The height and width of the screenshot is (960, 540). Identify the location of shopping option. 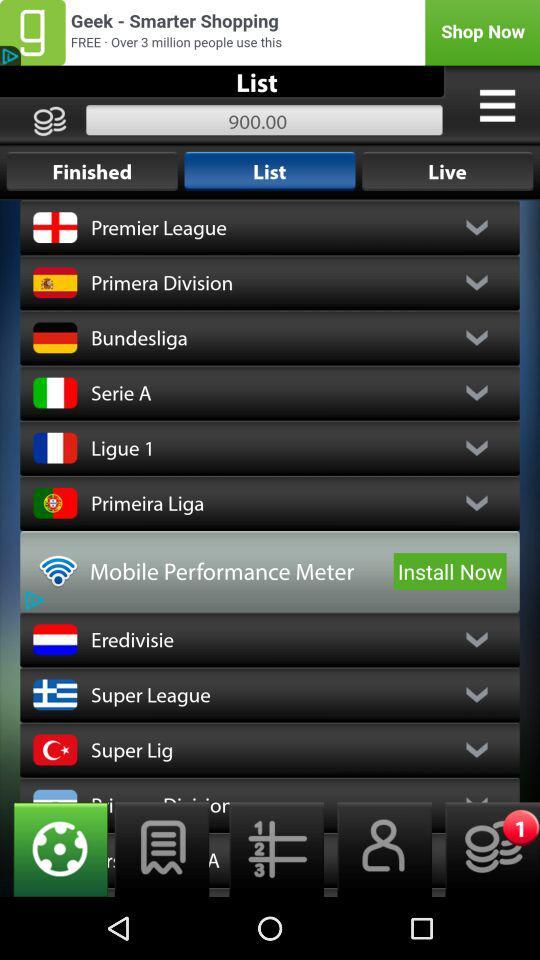
(270, 31).